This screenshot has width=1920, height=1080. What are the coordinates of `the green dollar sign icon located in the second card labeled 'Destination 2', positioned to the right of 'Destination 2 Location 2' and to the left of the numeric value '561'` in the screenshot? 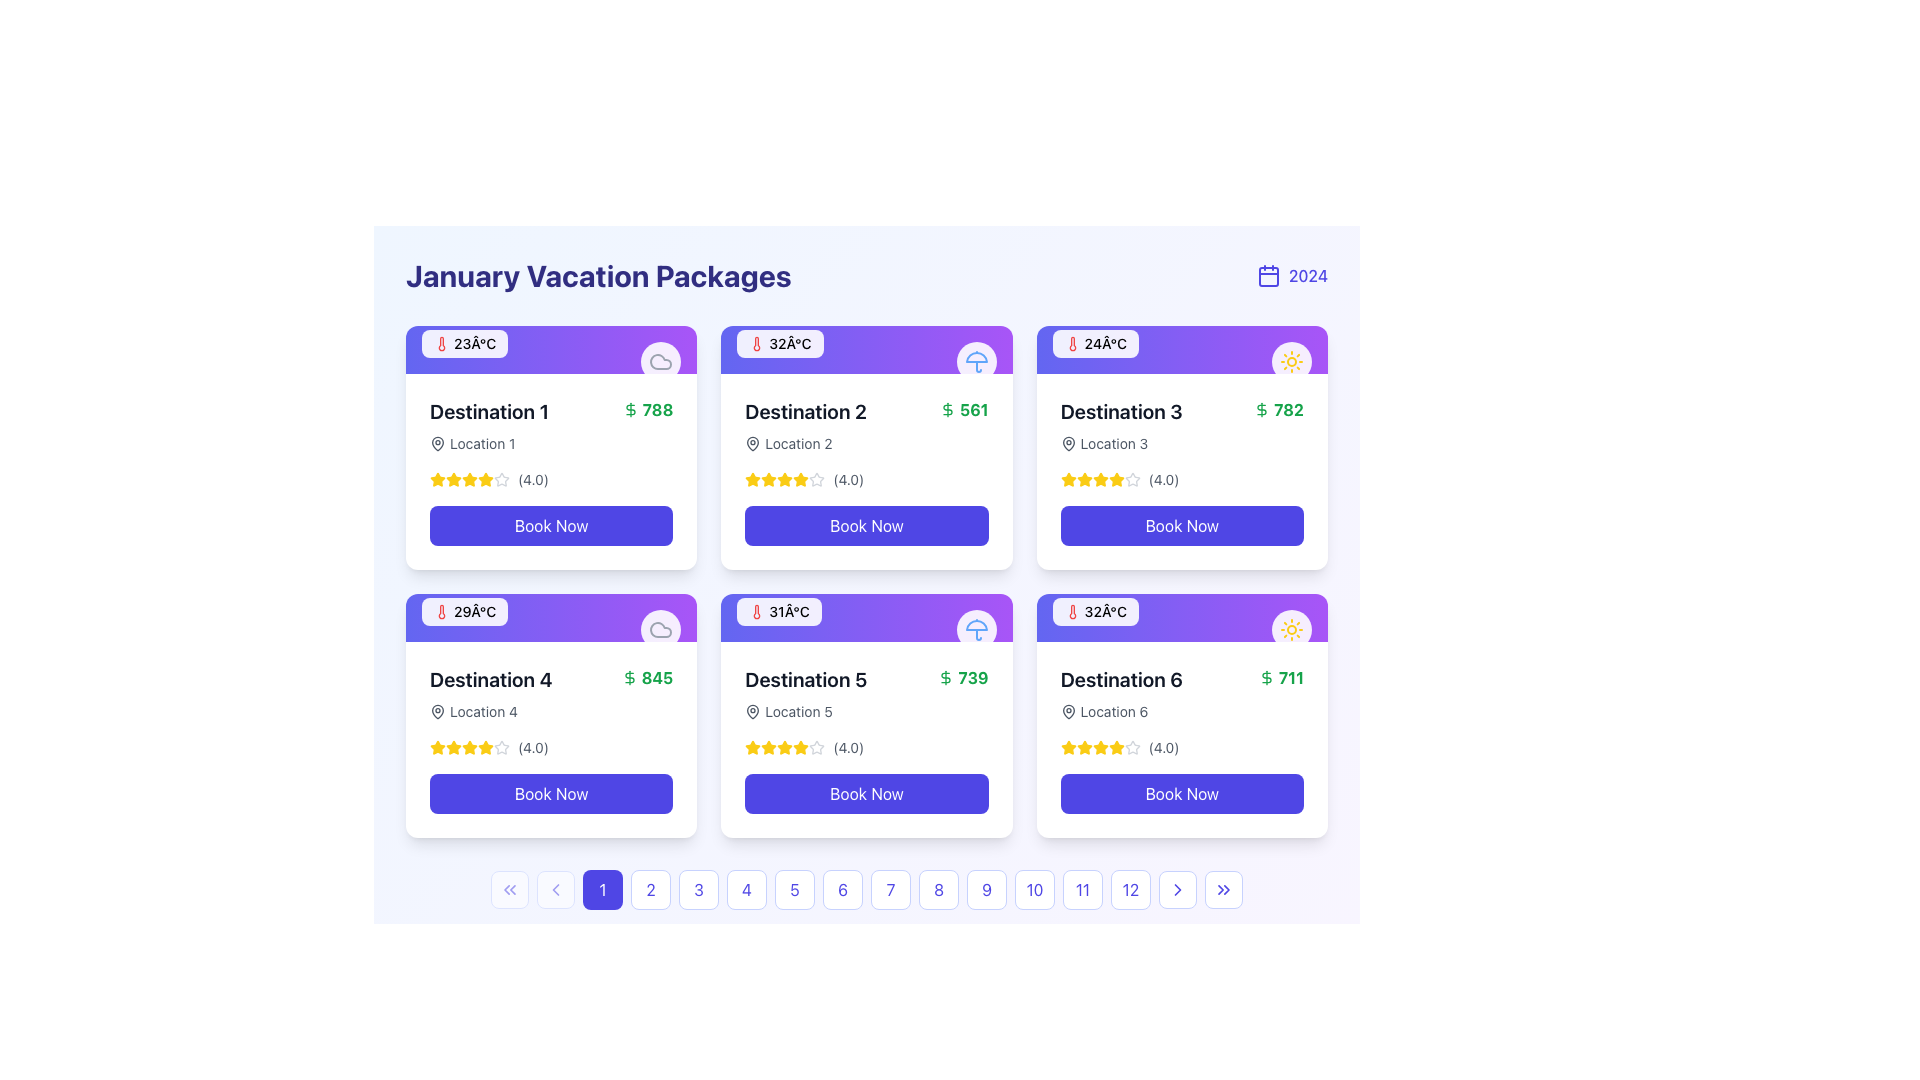 It's located at (946, 408).